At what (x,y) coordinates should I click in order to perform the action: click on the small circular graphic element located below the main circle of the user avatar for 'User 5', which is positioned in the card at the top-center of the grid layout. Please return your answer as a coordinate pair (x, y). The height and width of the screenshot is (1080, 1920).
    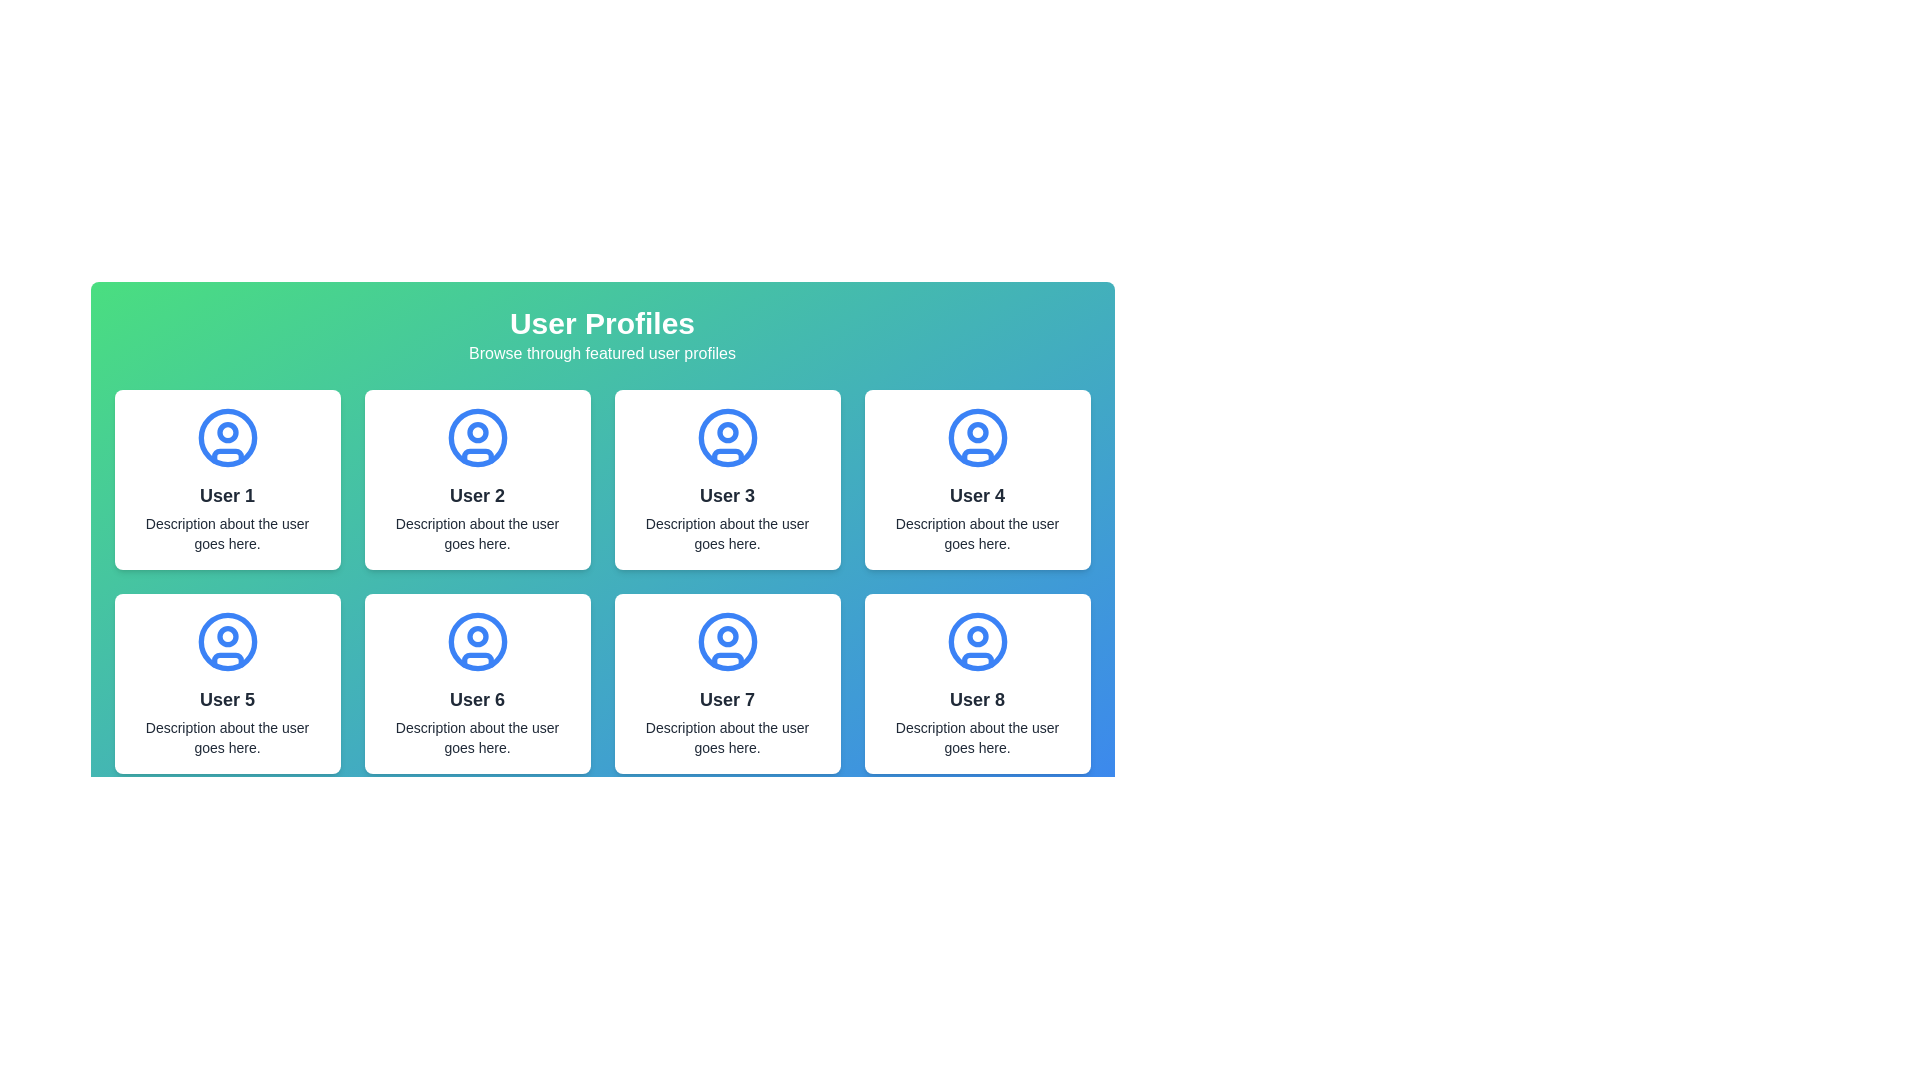
    Looking at the image, I should click on (227, 636).